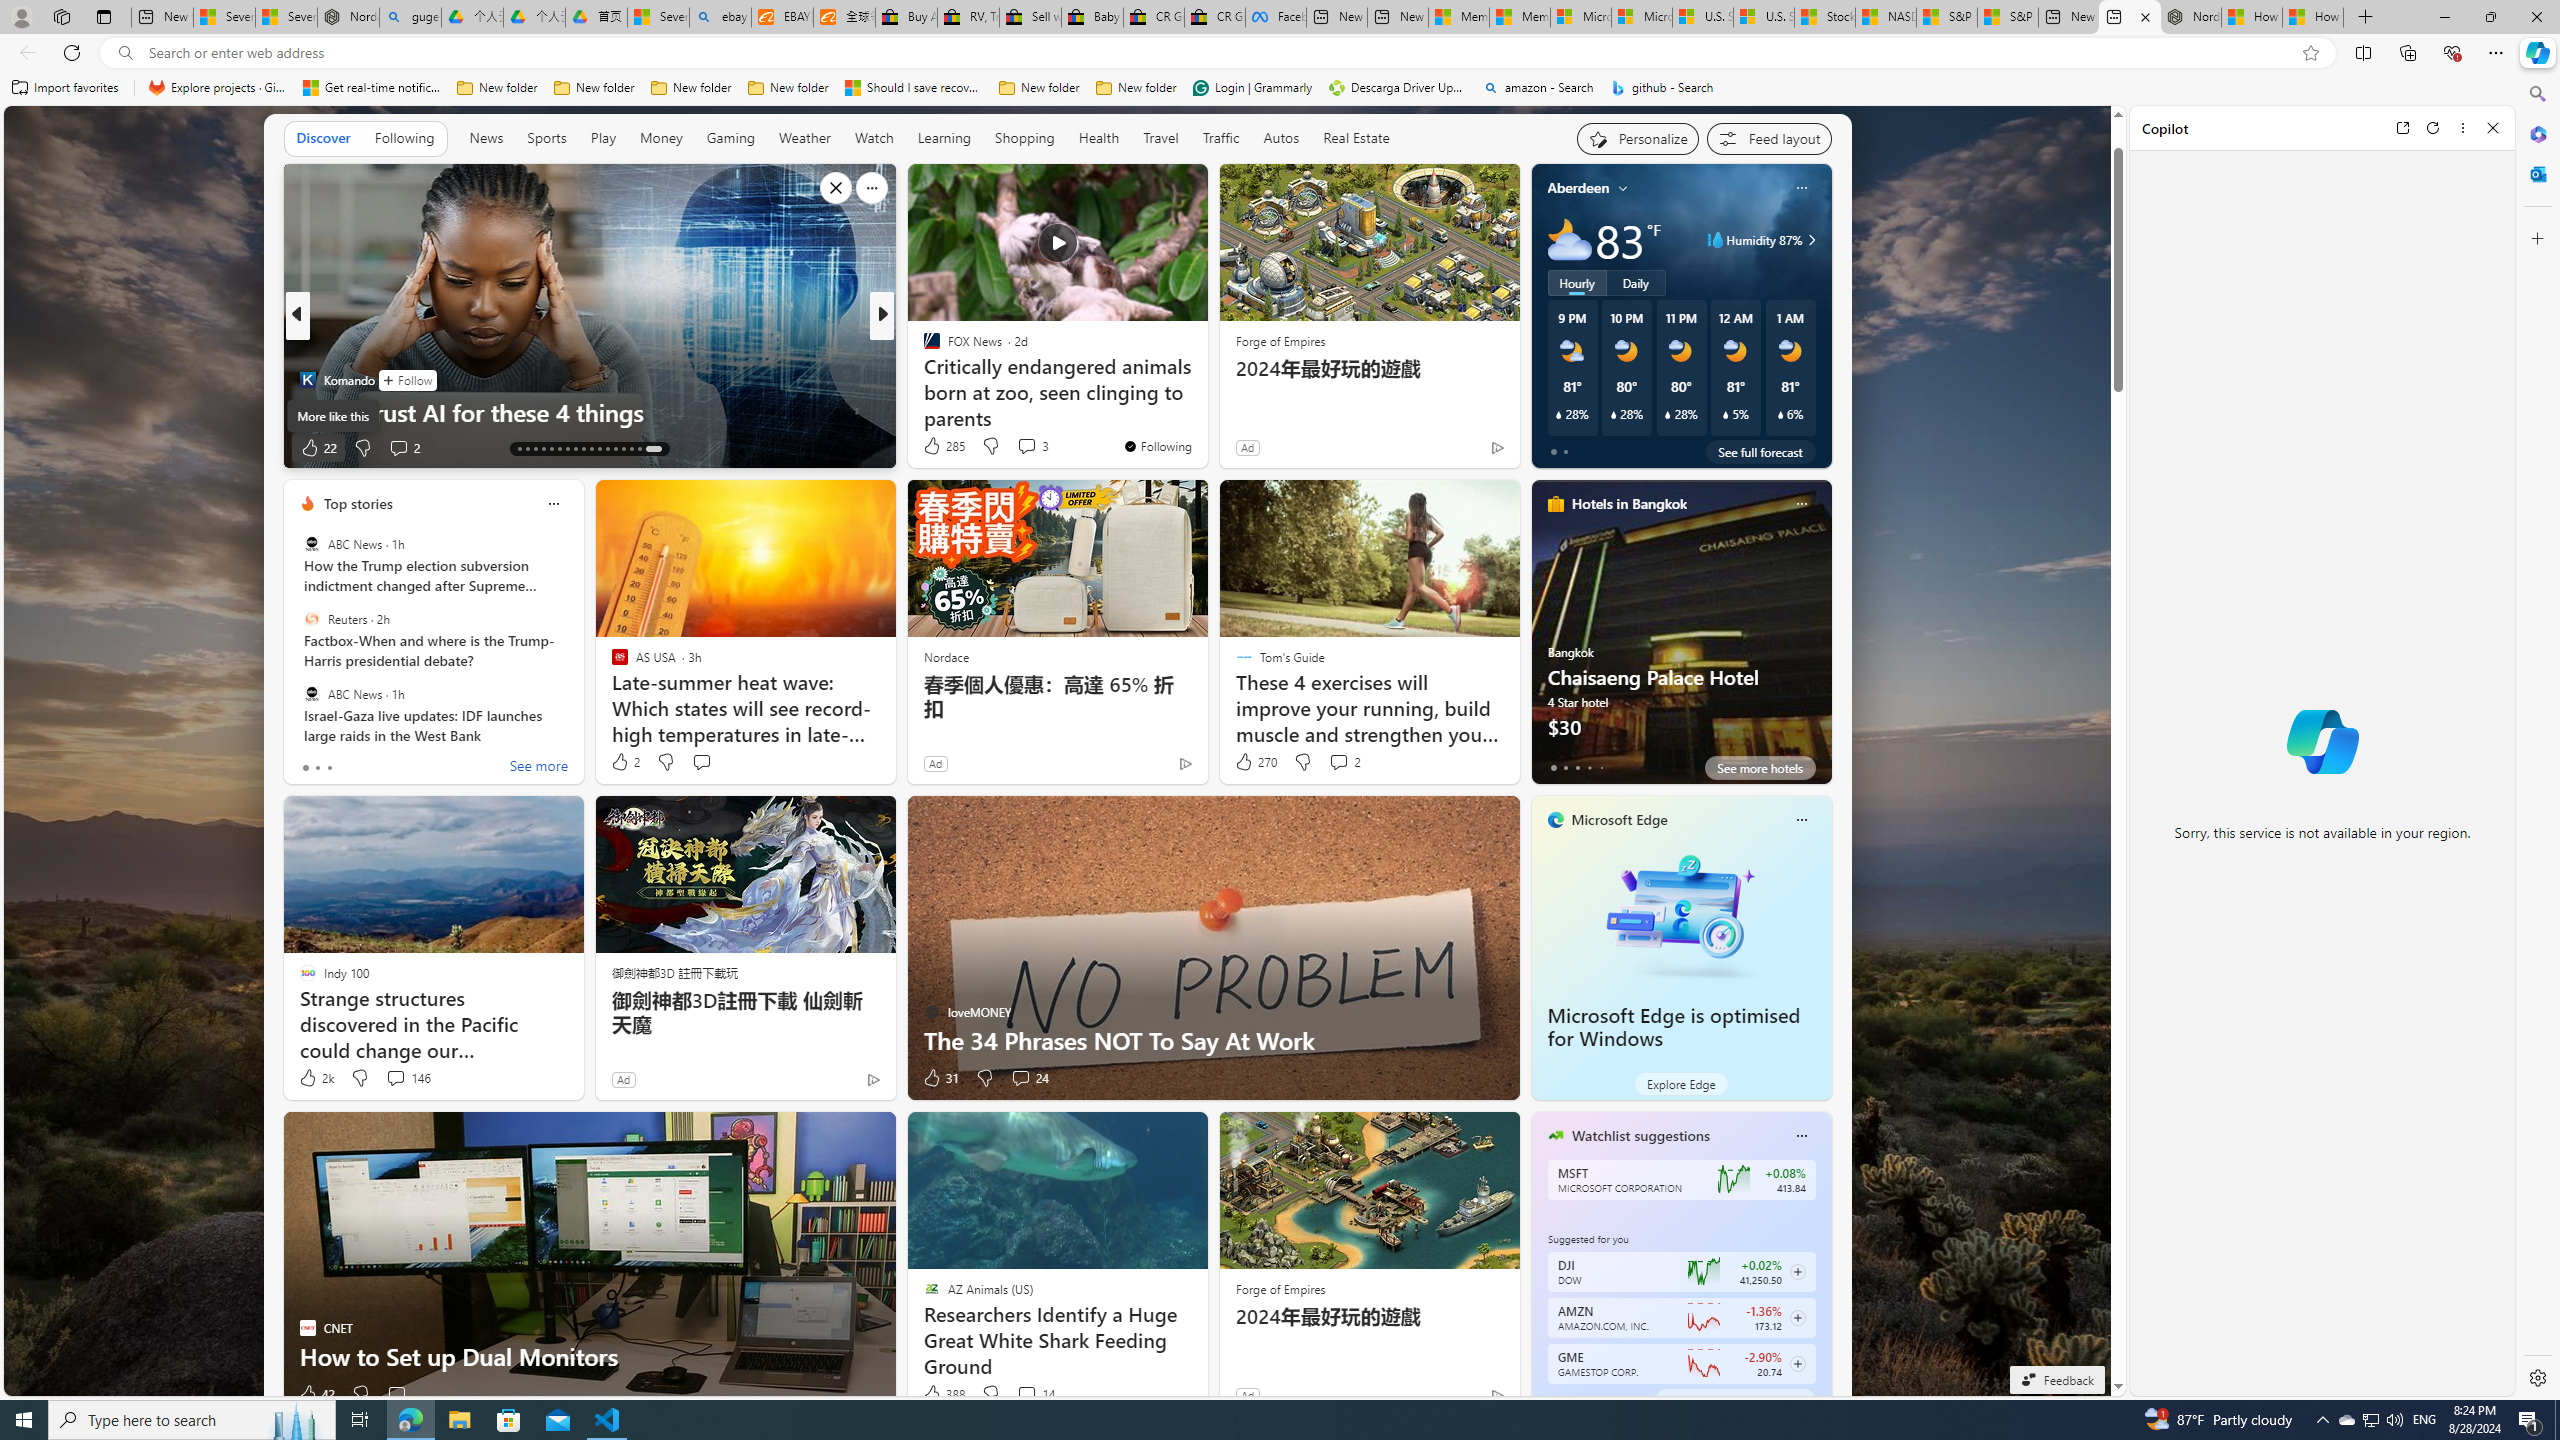 Image resolution: width=2560 pixels, height=1440 pixels. Describe the element at coordinates (602, 138) in the screenshot. I see `'Play'` at that location.